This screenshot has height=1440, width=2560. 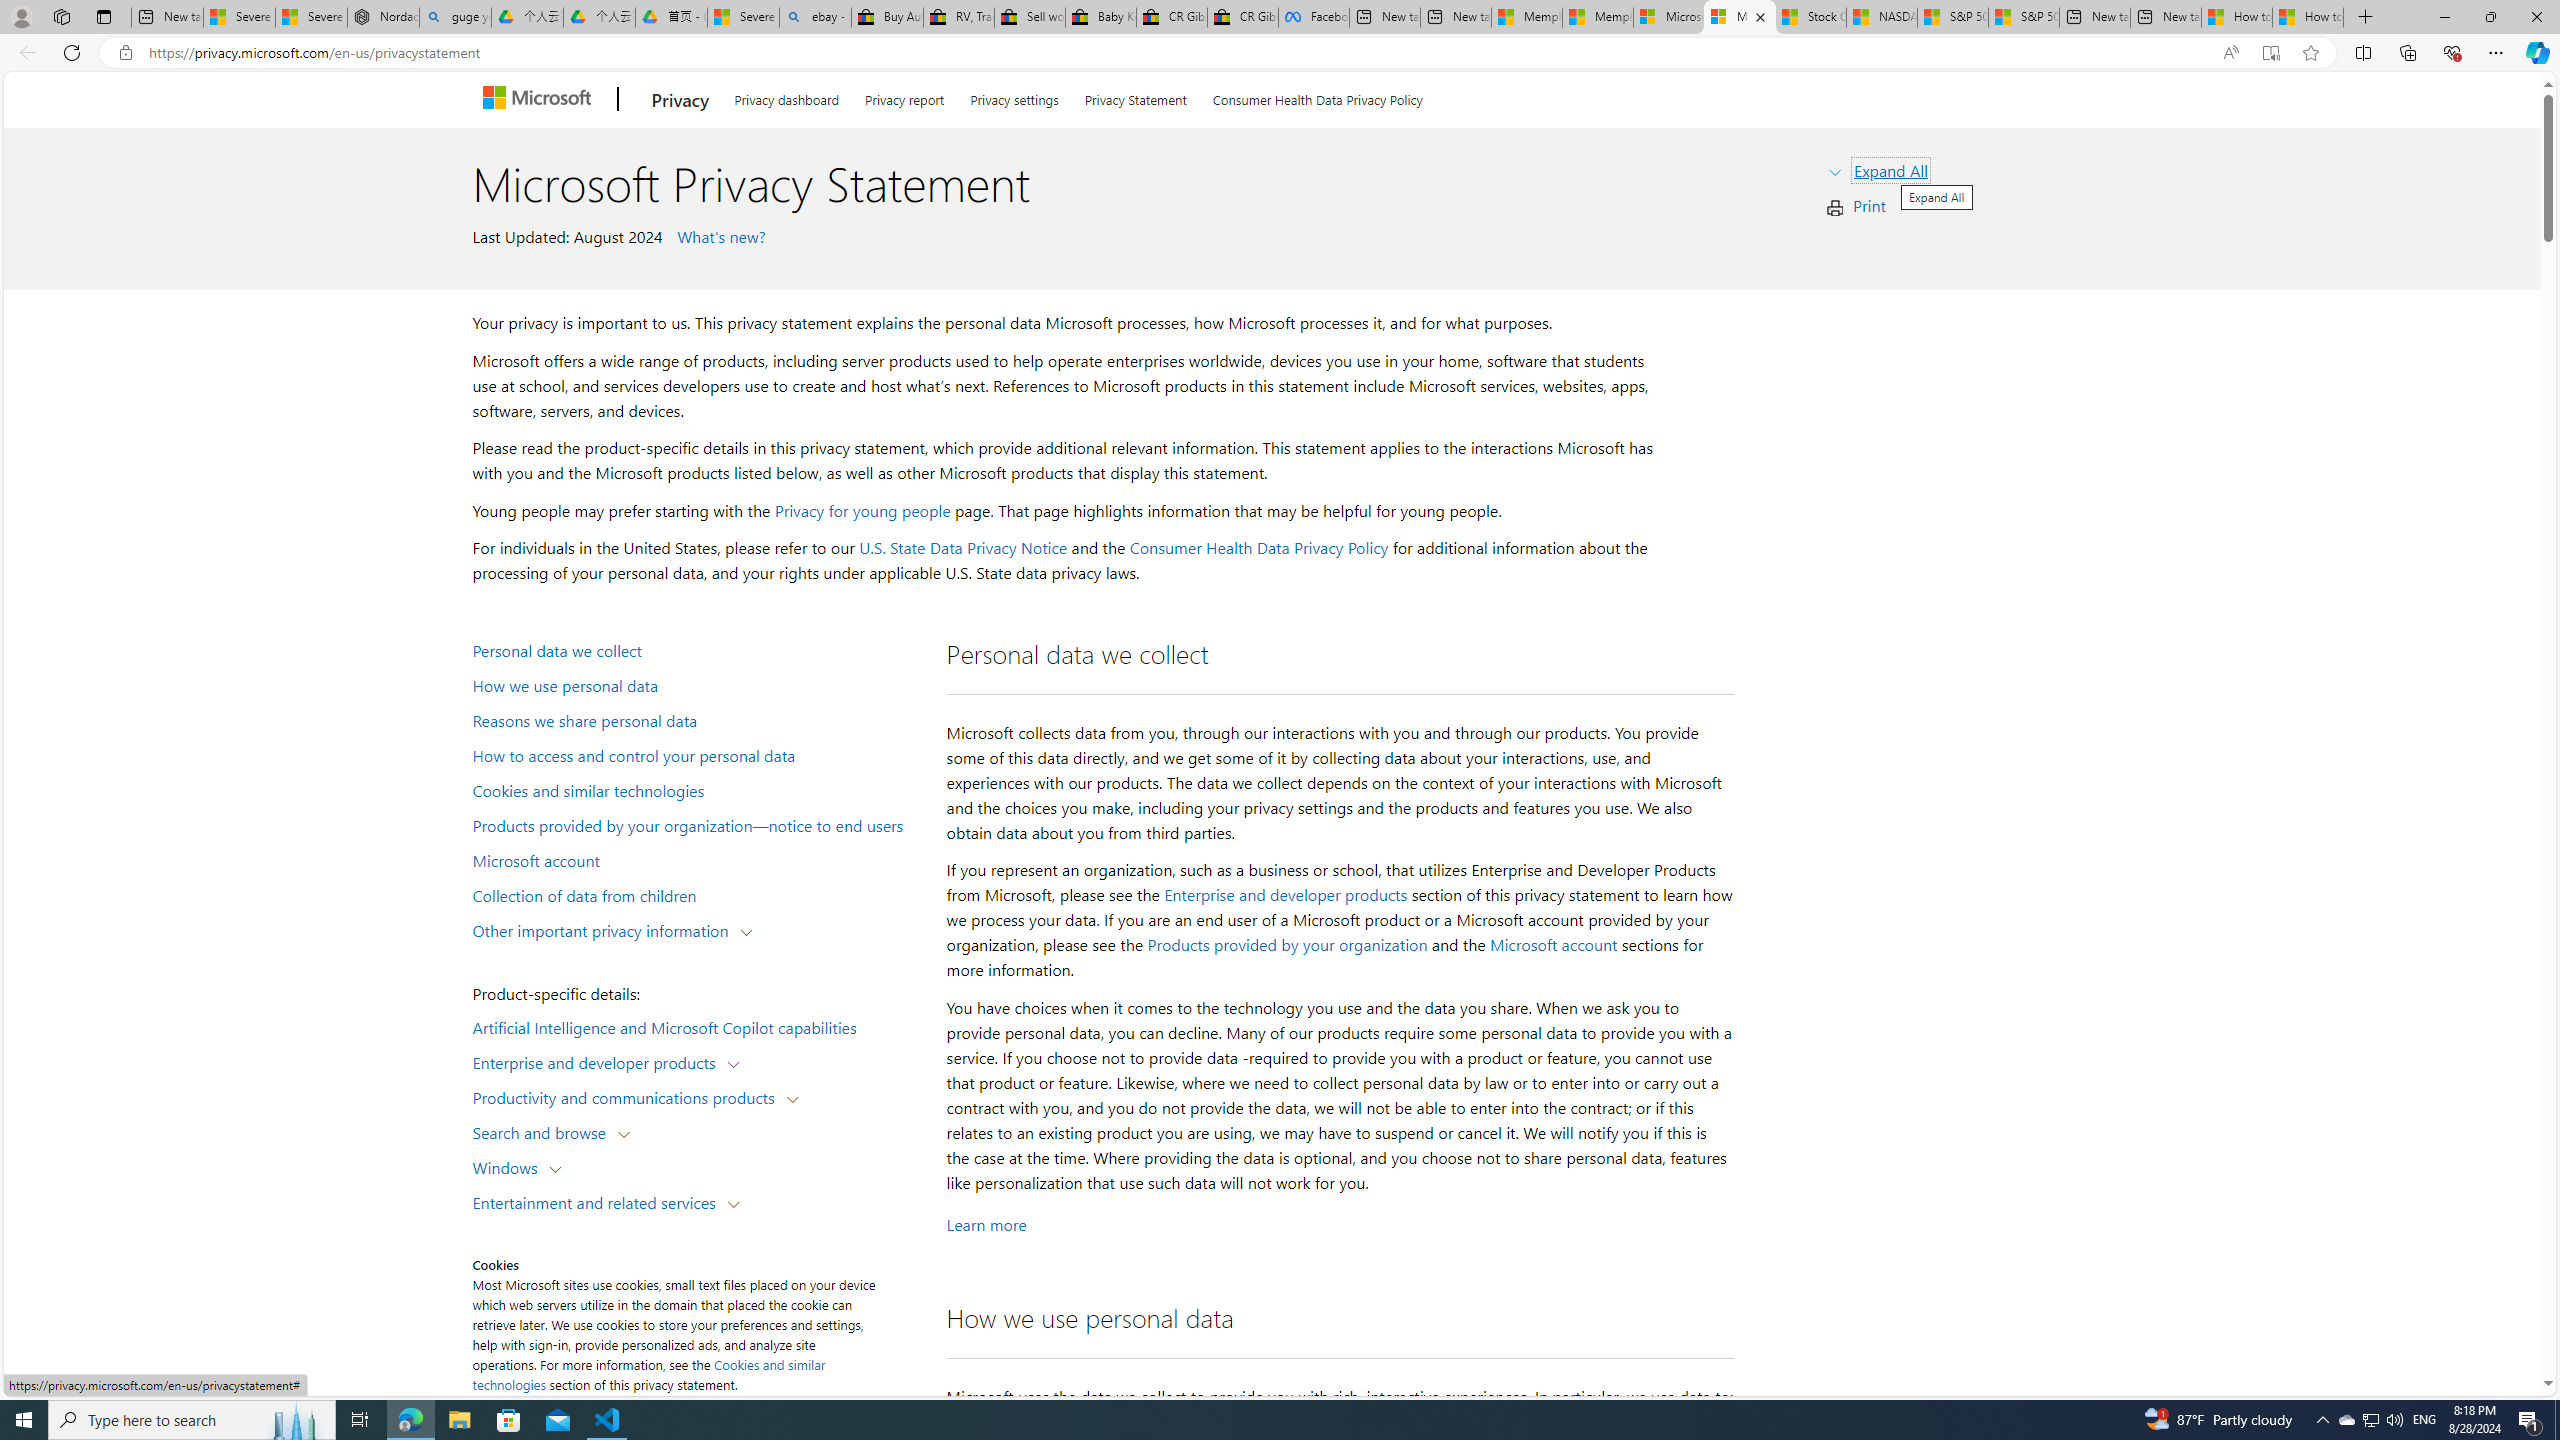 I want to click on 'How to access and control your personal data', so click(x=696, y=754).